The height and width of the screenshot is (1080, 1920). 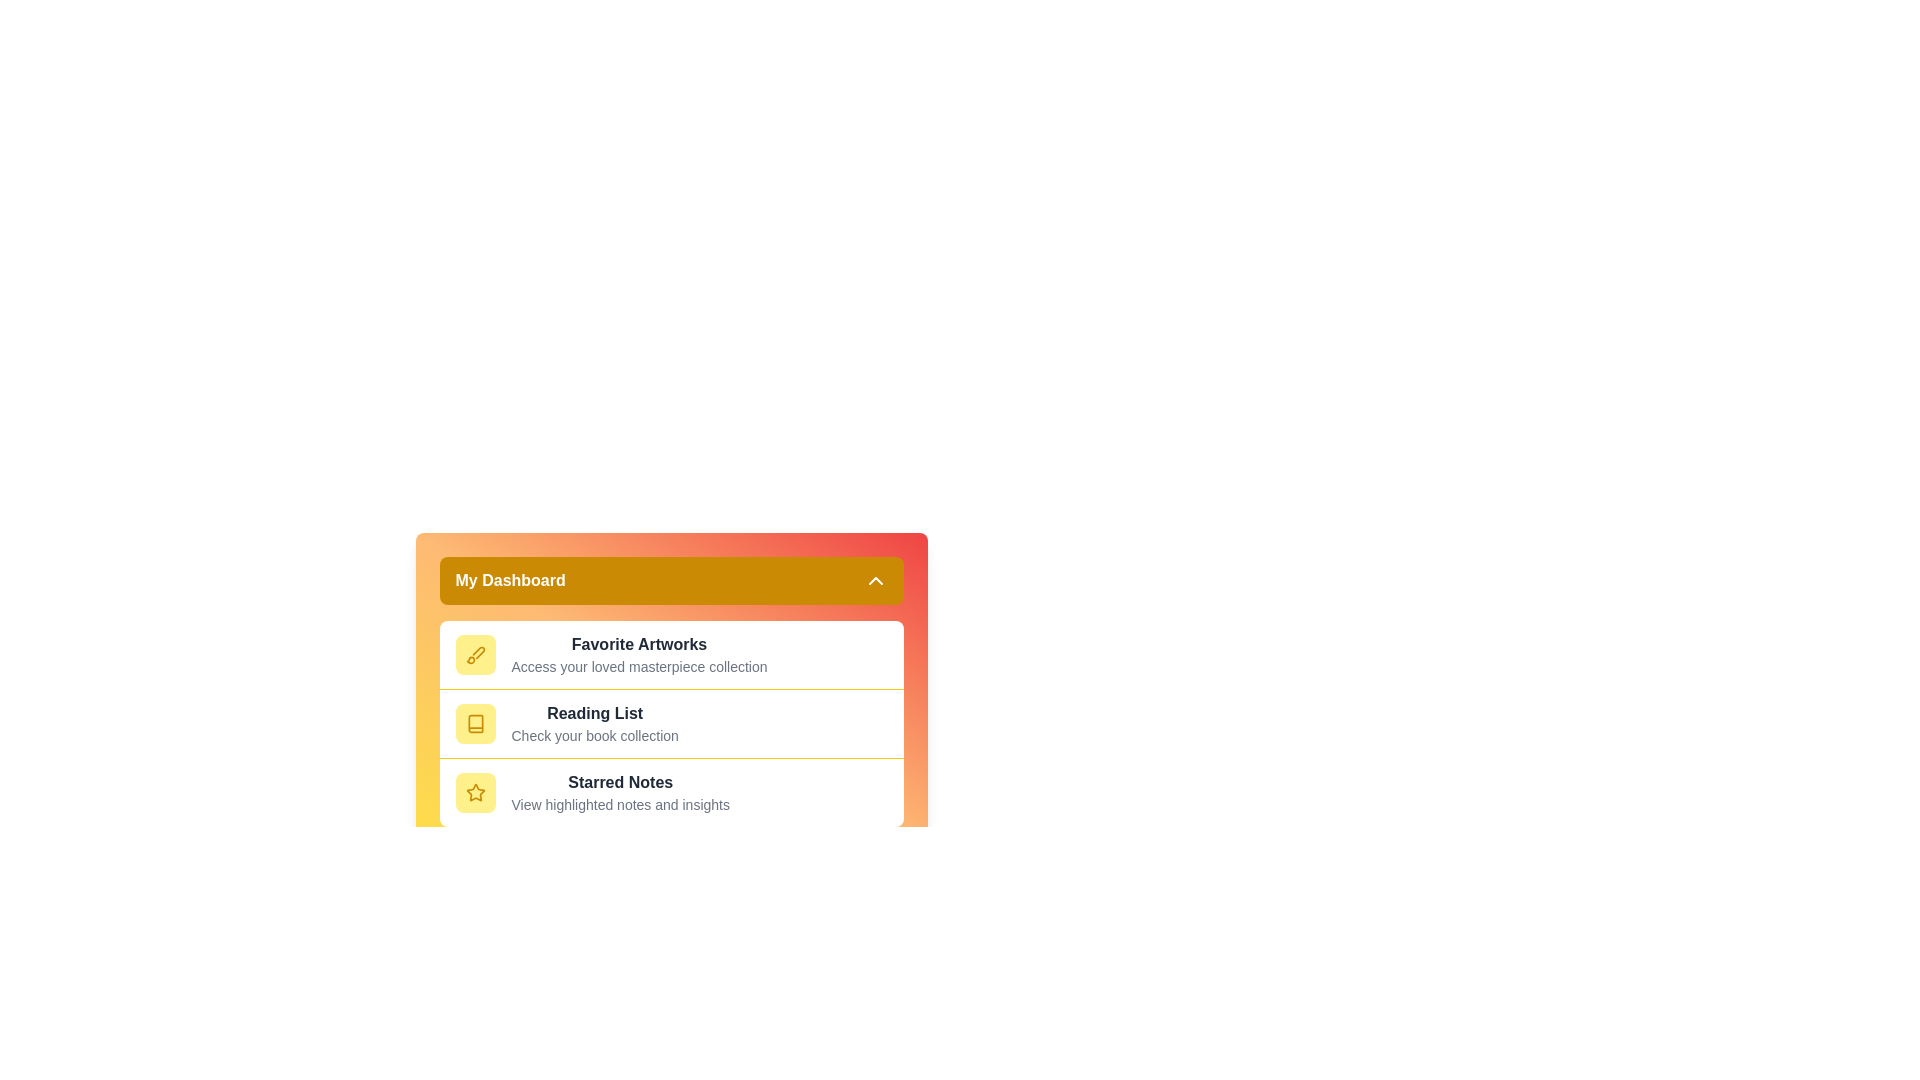 I want to click on the square-shaped icon with rounded corners, filled with a light yellow background and a book symbol in the center, located above the 'Starred Notes' section and below the 'Favorite Artworks' section, so click(x=474, y=724).